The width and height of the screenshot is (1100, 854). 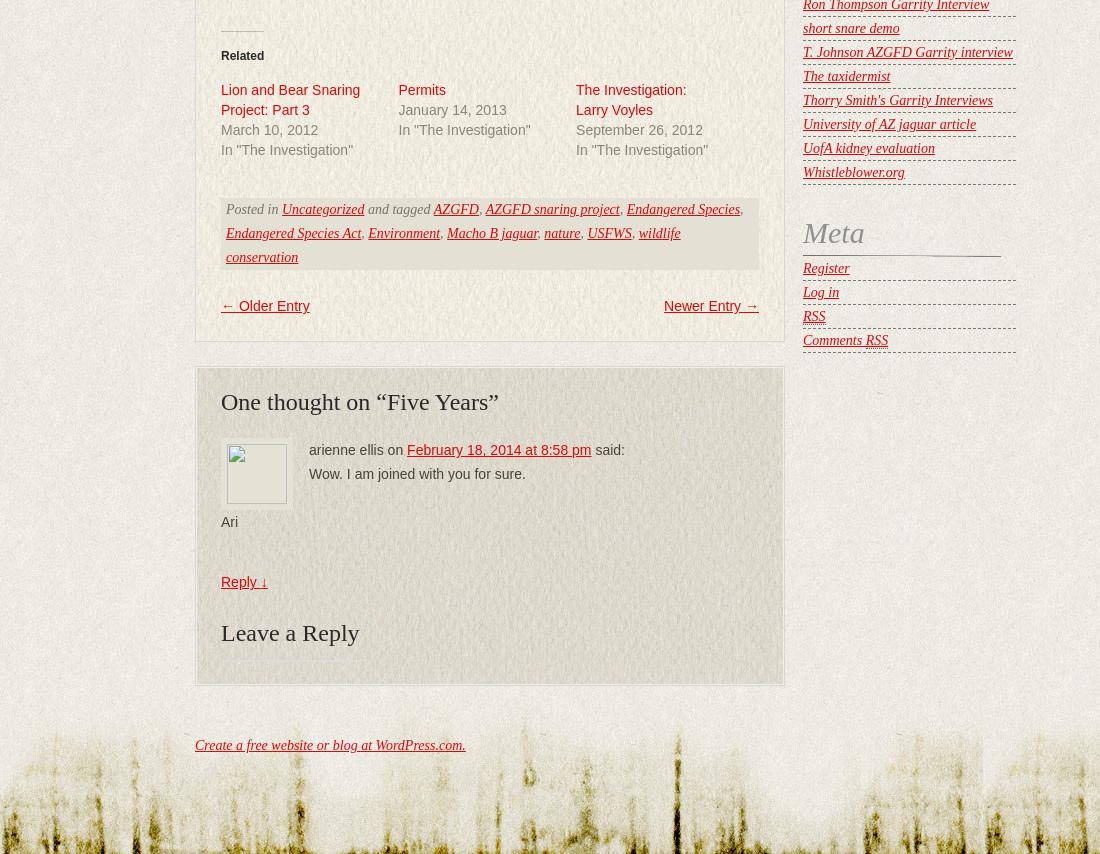 What do you see at coordinates (302, 401) in the screenshot?
I see `'One thought on “'` at bounding box center [302, 401].